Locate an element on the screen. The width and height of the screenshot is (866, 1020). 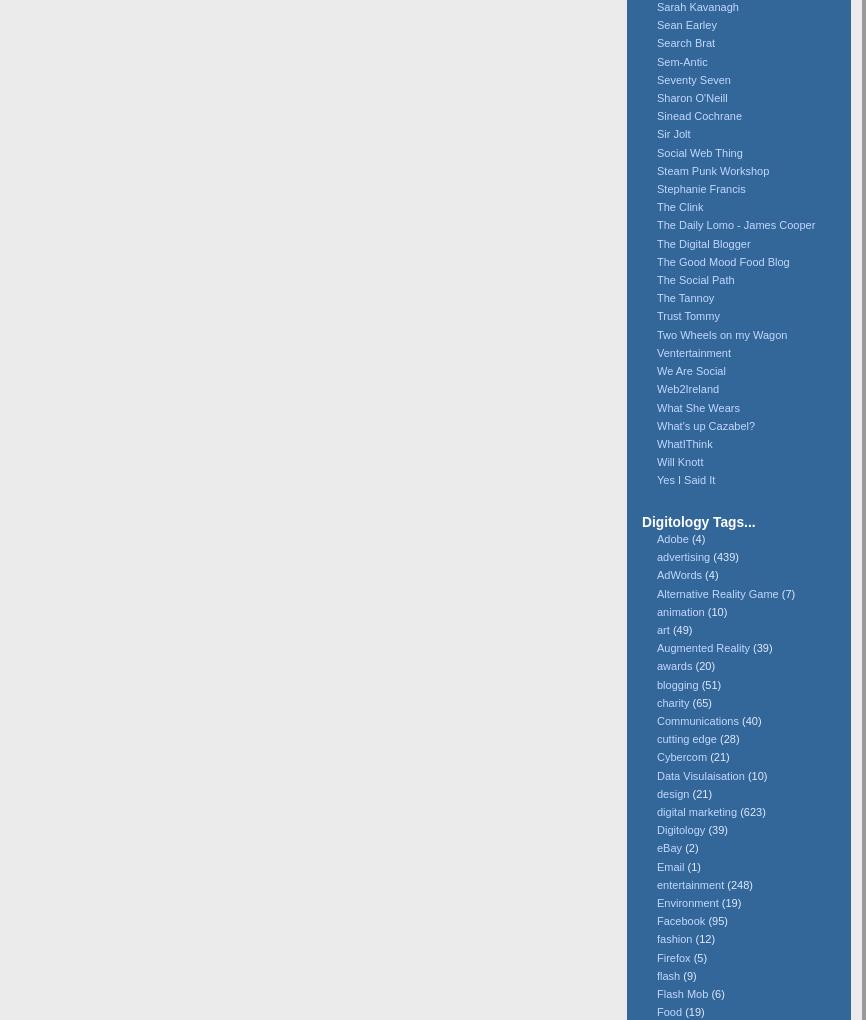
'Will Knott' is located at coordinates (678, 460).